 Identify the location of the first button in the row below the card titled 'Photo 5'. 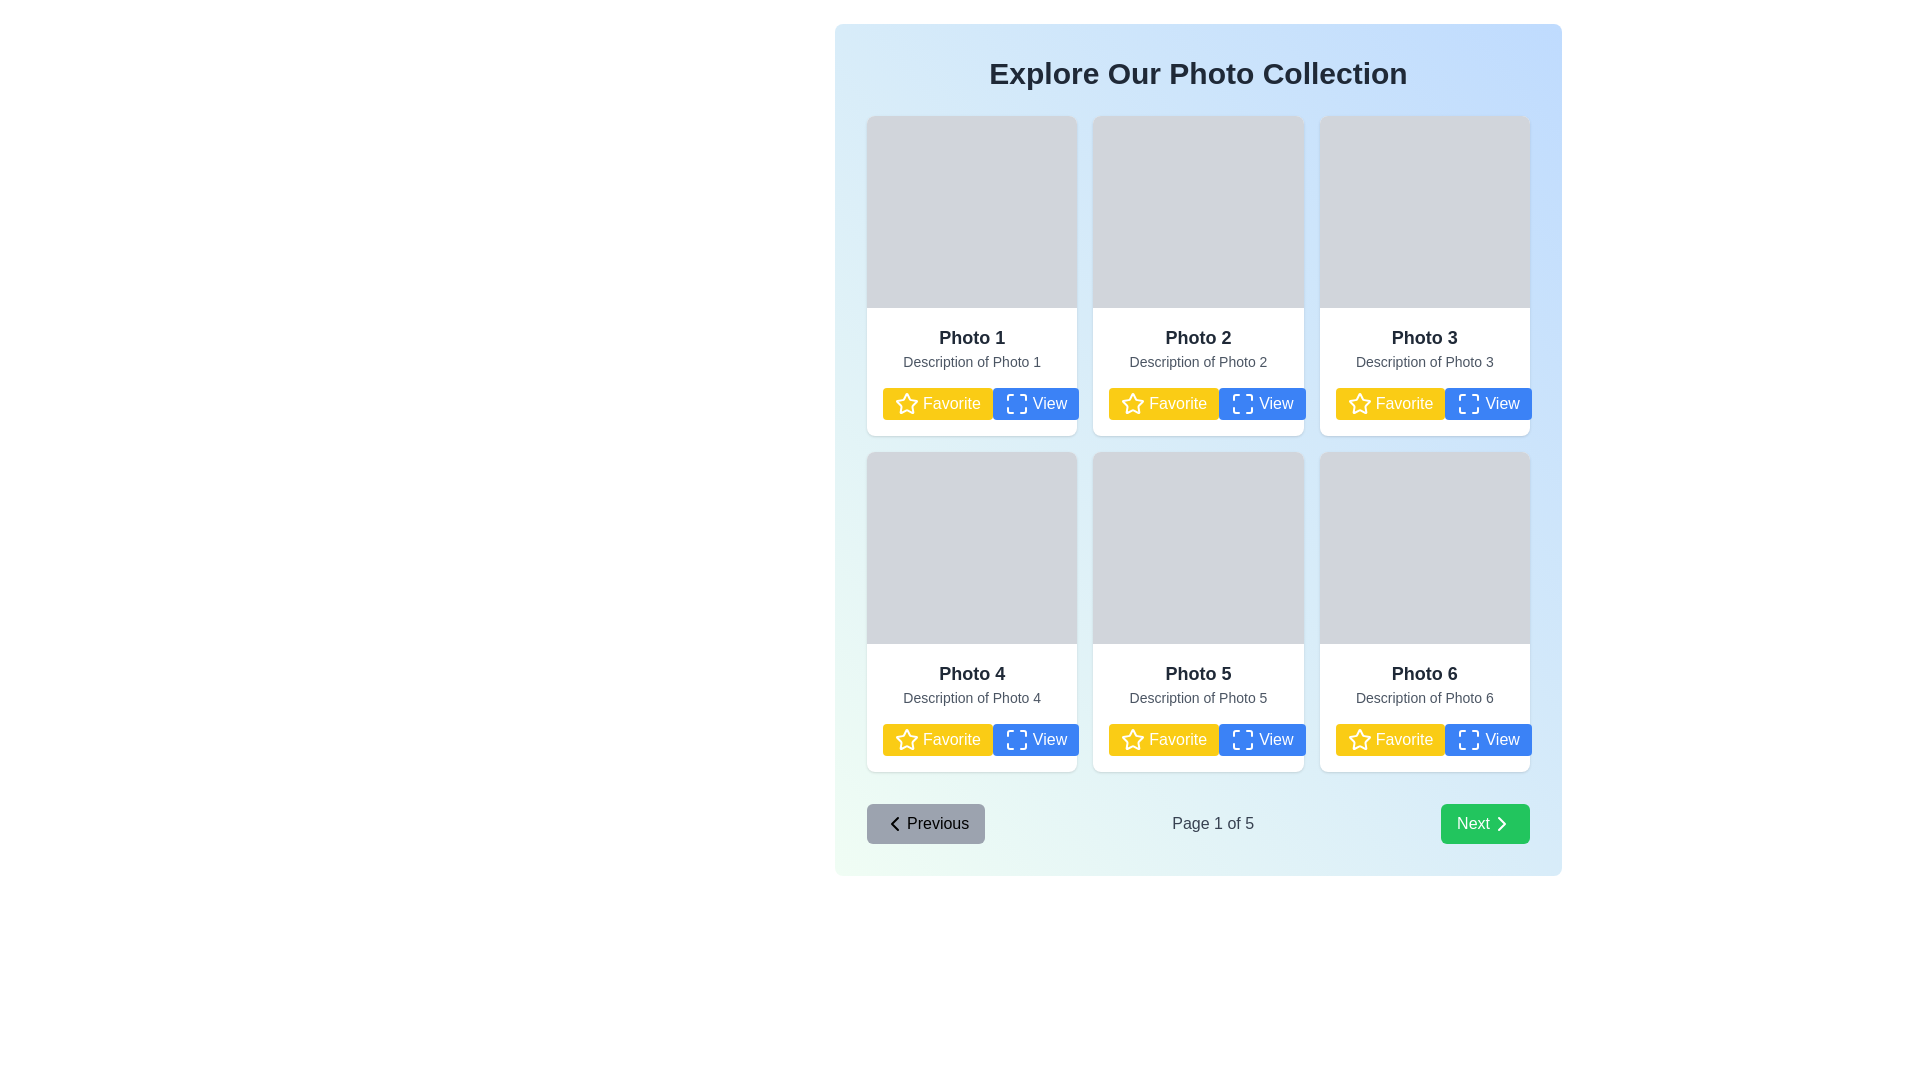
(1164, 740).